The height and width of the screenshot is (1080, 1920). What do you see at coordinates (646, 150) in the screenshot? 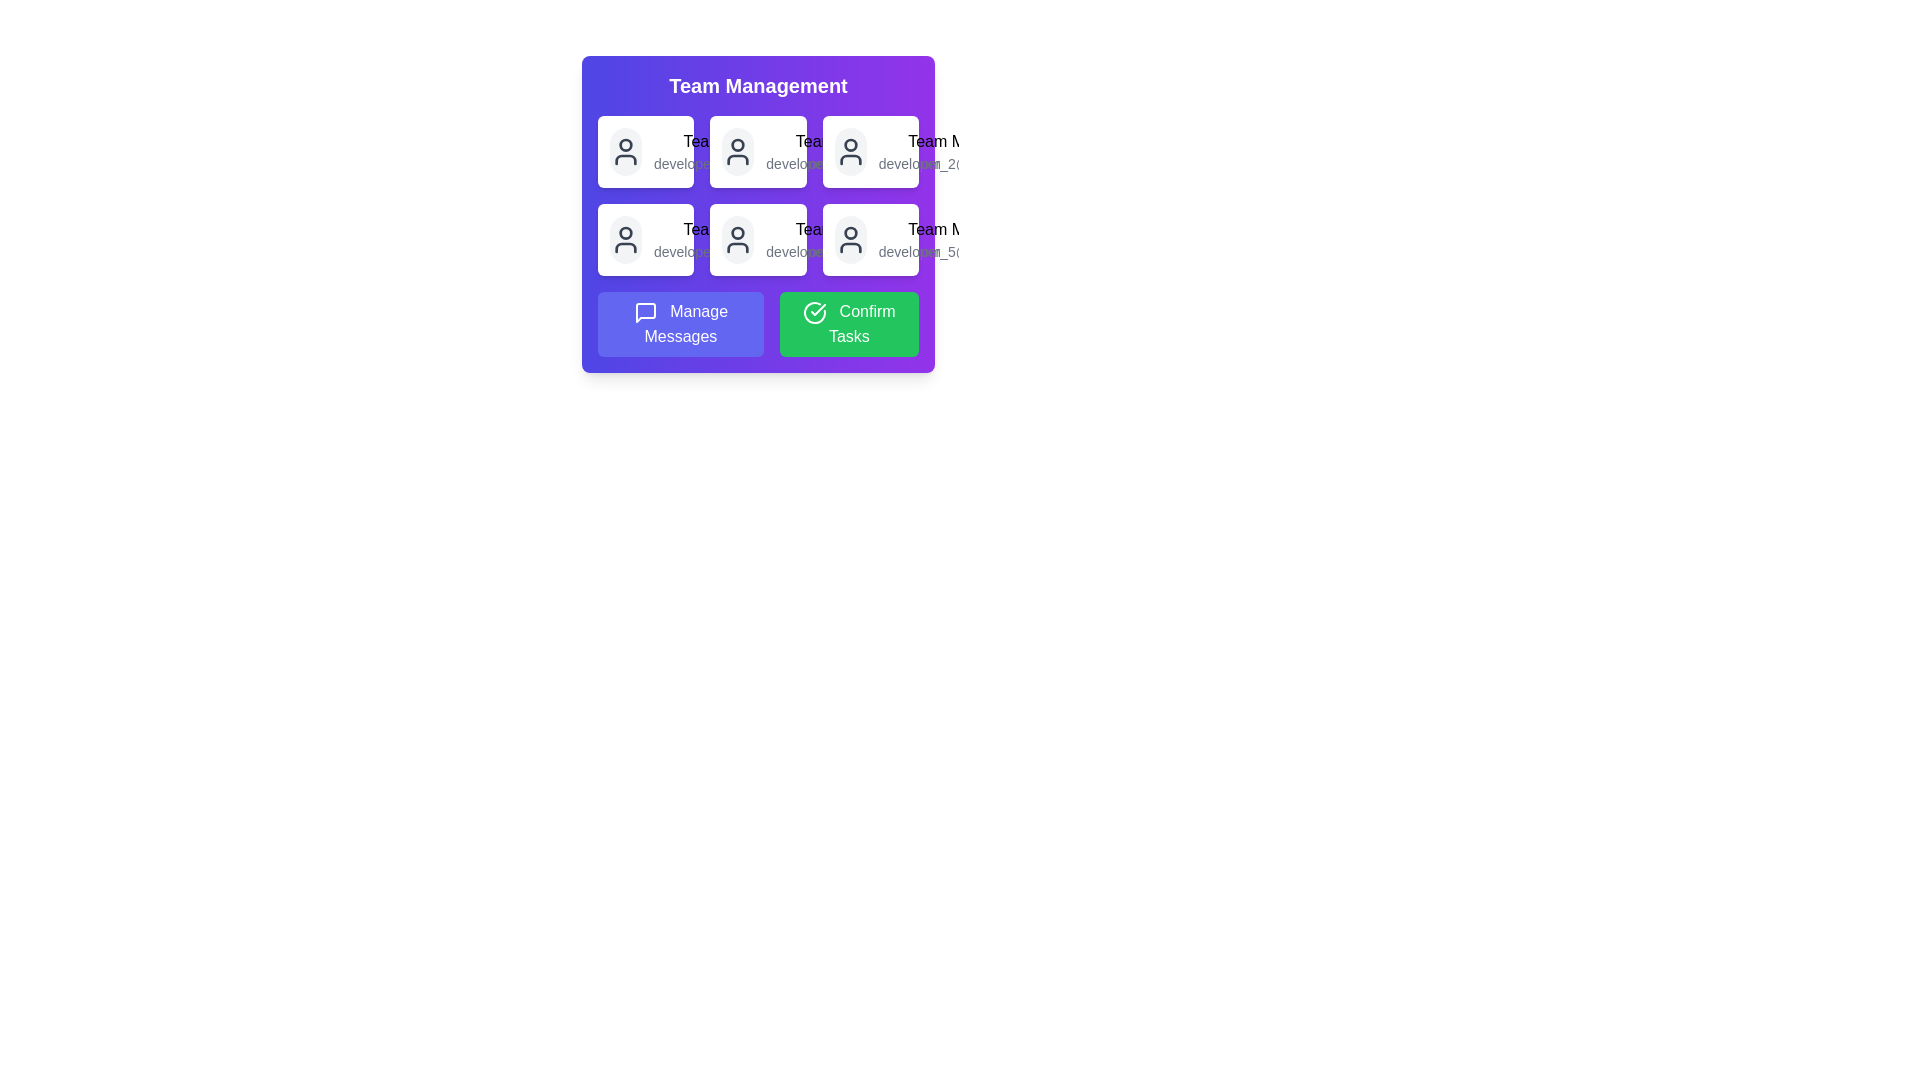
I see `the Information card representing the first team member in the team management interface, located in the top-left section of the grid` at bounding box center [646, 150].